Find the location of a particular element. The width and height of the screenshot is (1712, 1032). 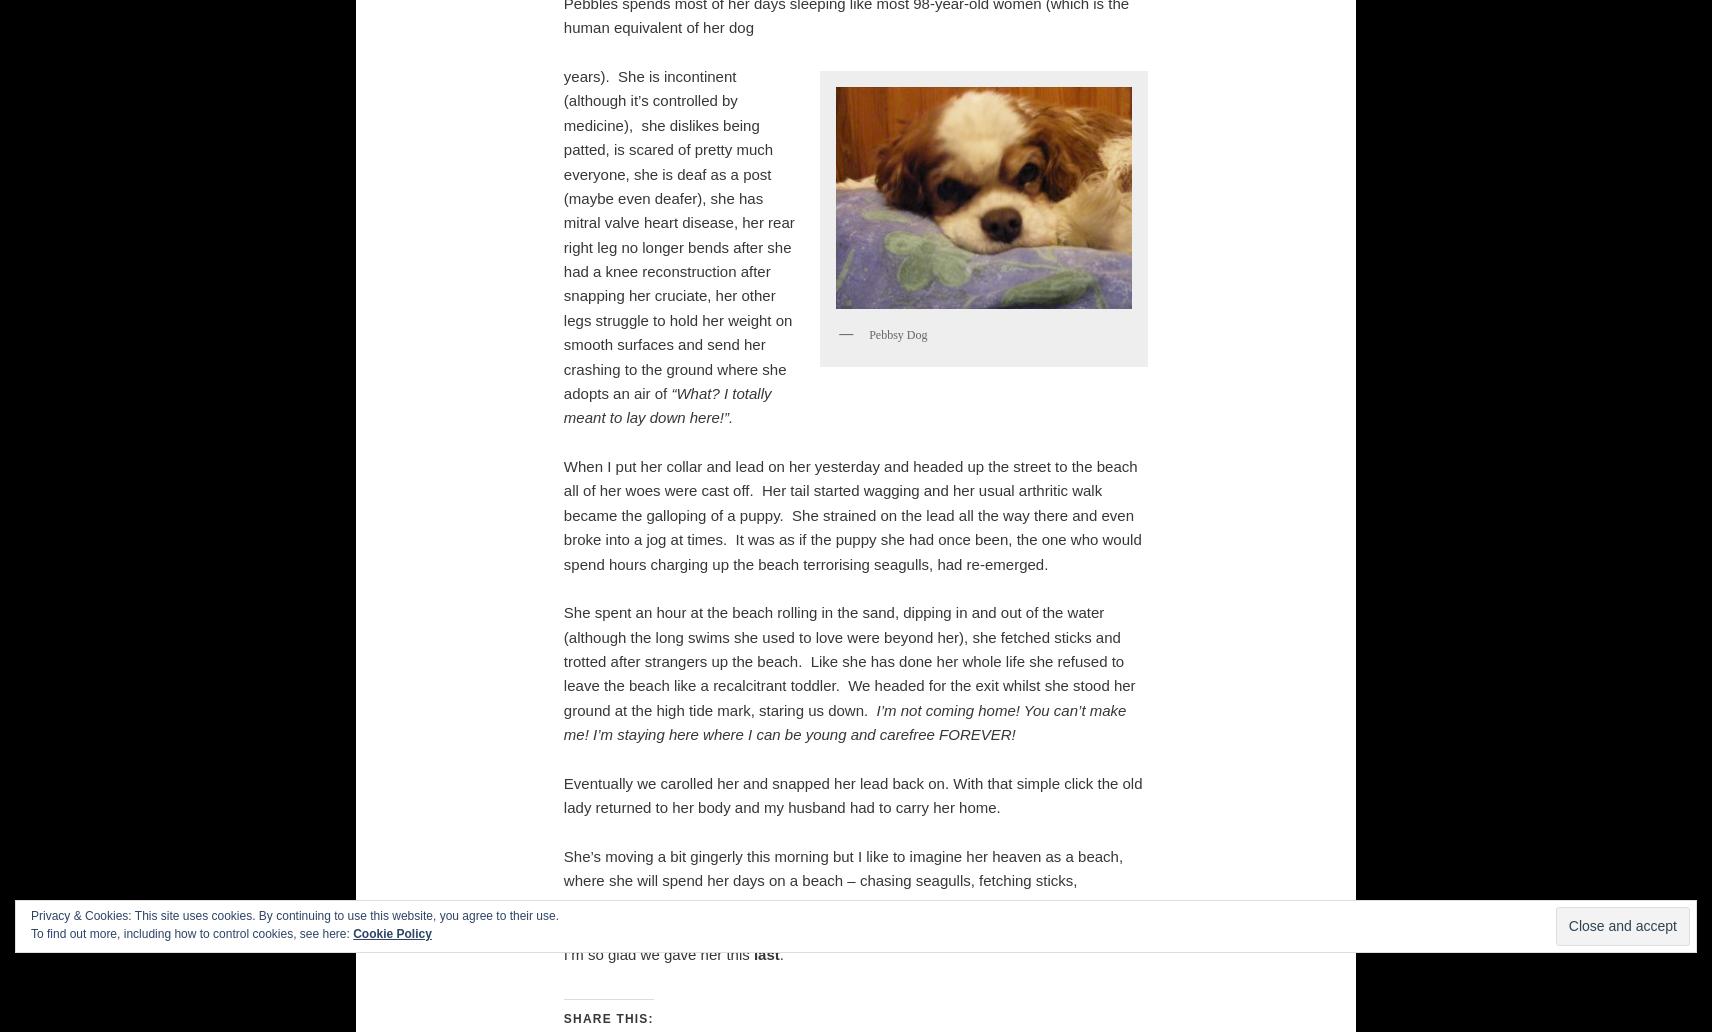

'Pebbsy Dog' is located at coordinates (896, 334).